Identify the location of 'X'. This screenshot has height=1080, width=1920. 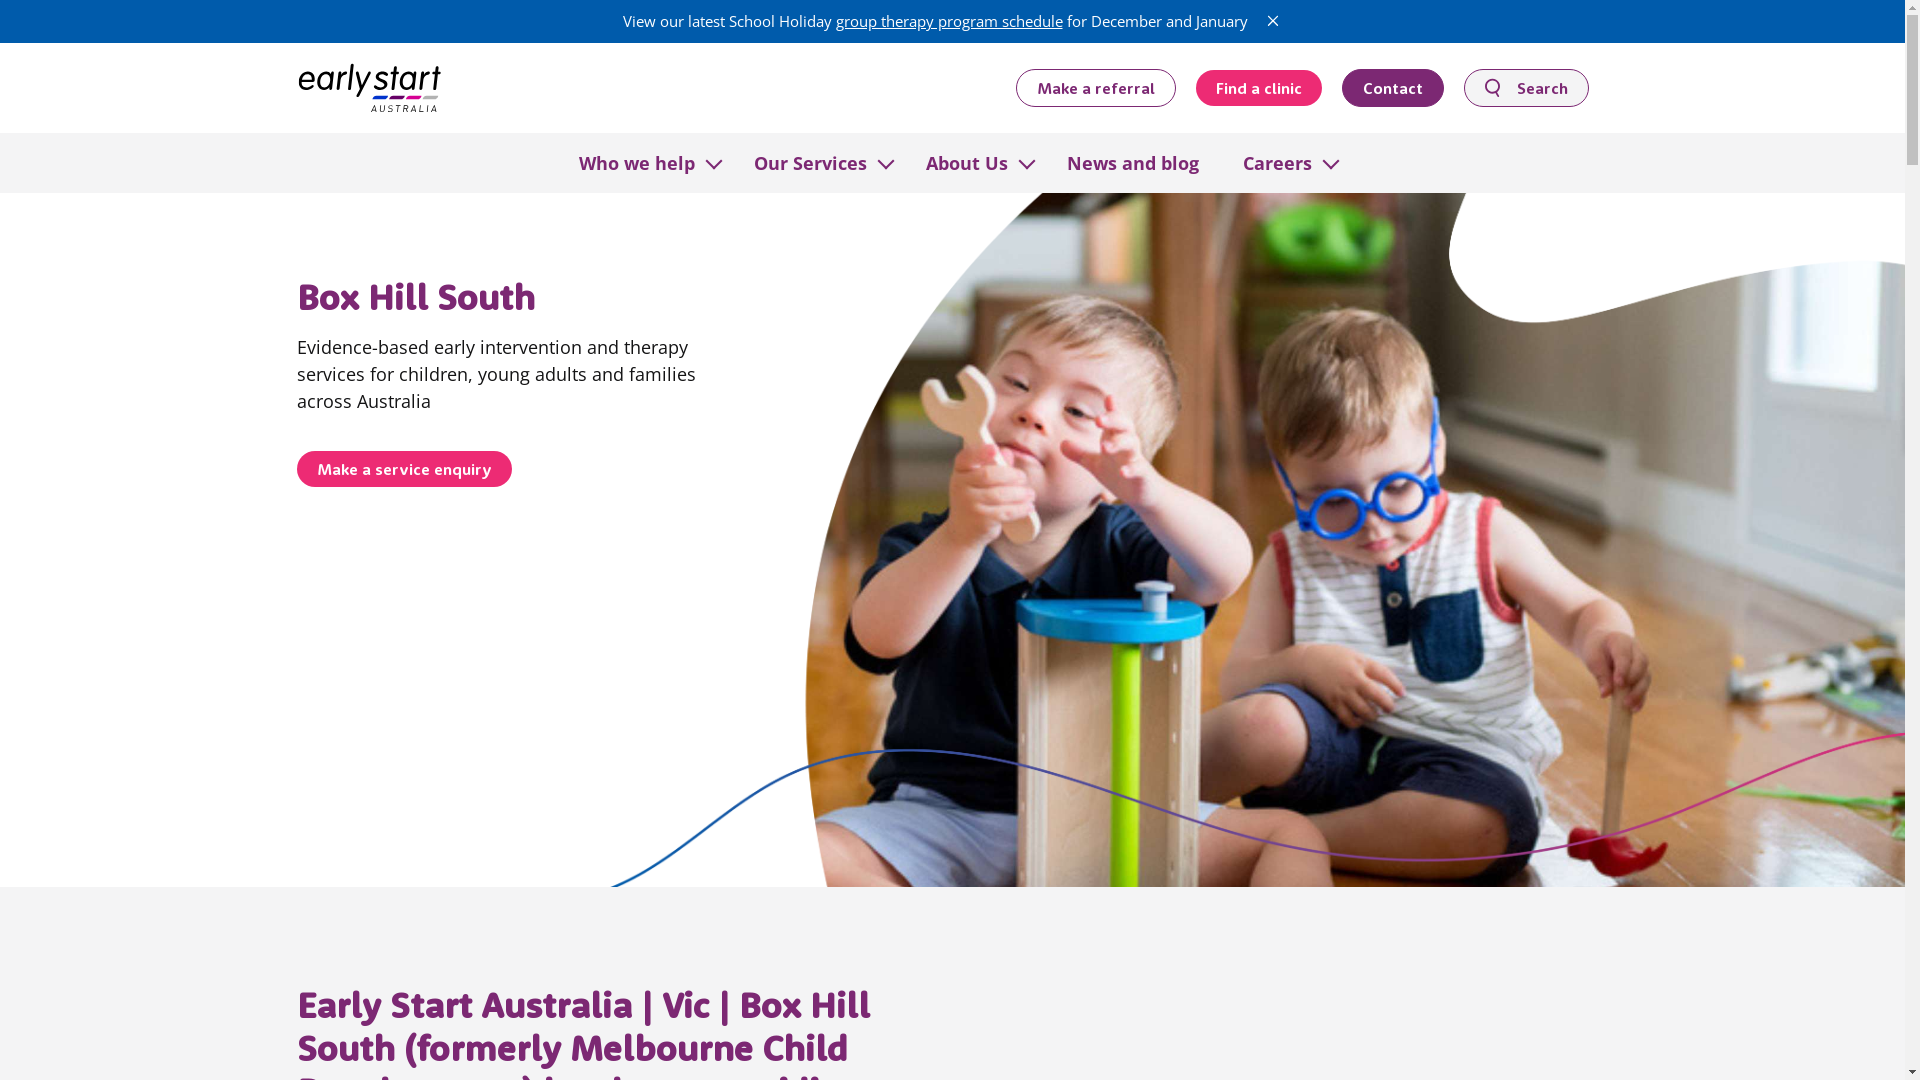
(1261, 20).